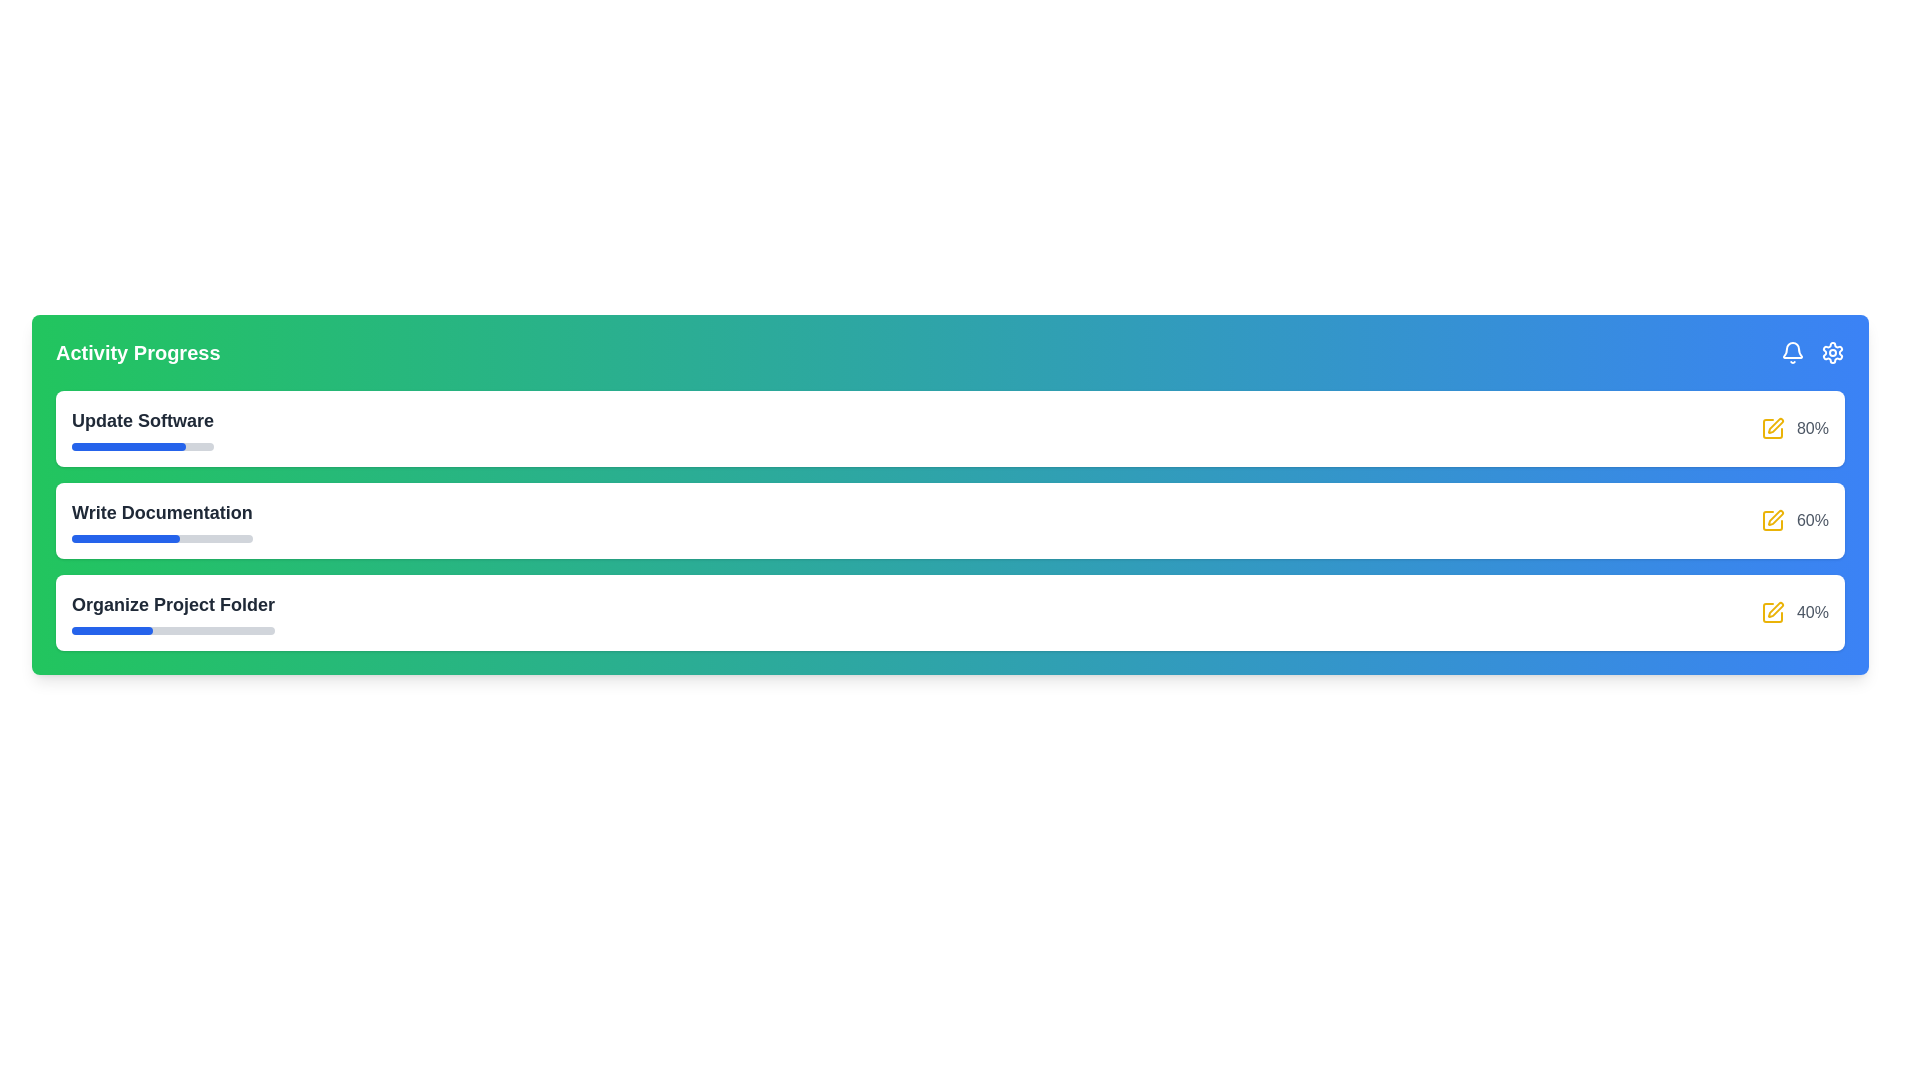 The image size is (1920, 1080). Describe the element at coordinates (1813, 427) in the screenshot. I see `the Text label indicating 80% completion for the 'Write Documentation' task, located to the right of the yellow edit icon` at that location.